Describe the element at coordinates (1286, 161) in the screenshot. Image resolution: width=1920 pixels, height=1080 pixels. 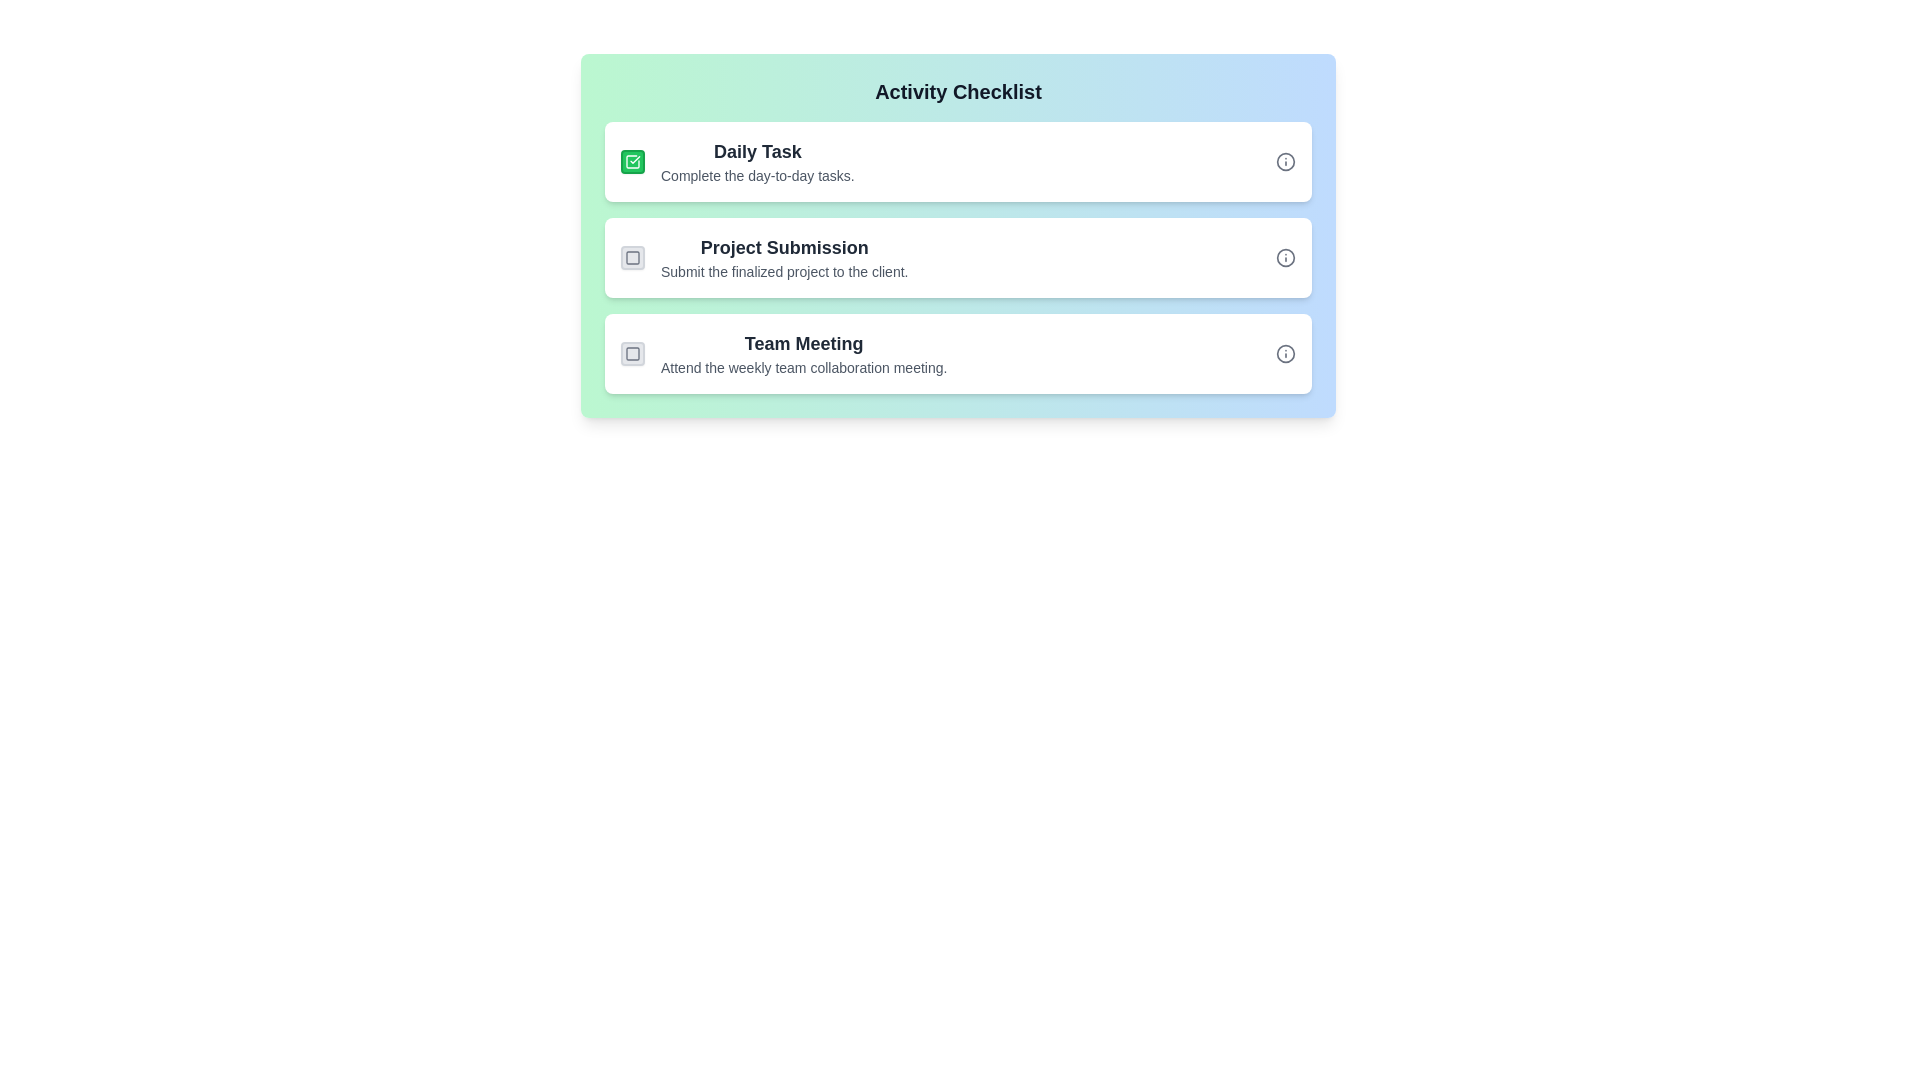
I see `the circular icon button featuring a stylized 'i' symbol located at the far right of the 'Daily Task' row` at that location.